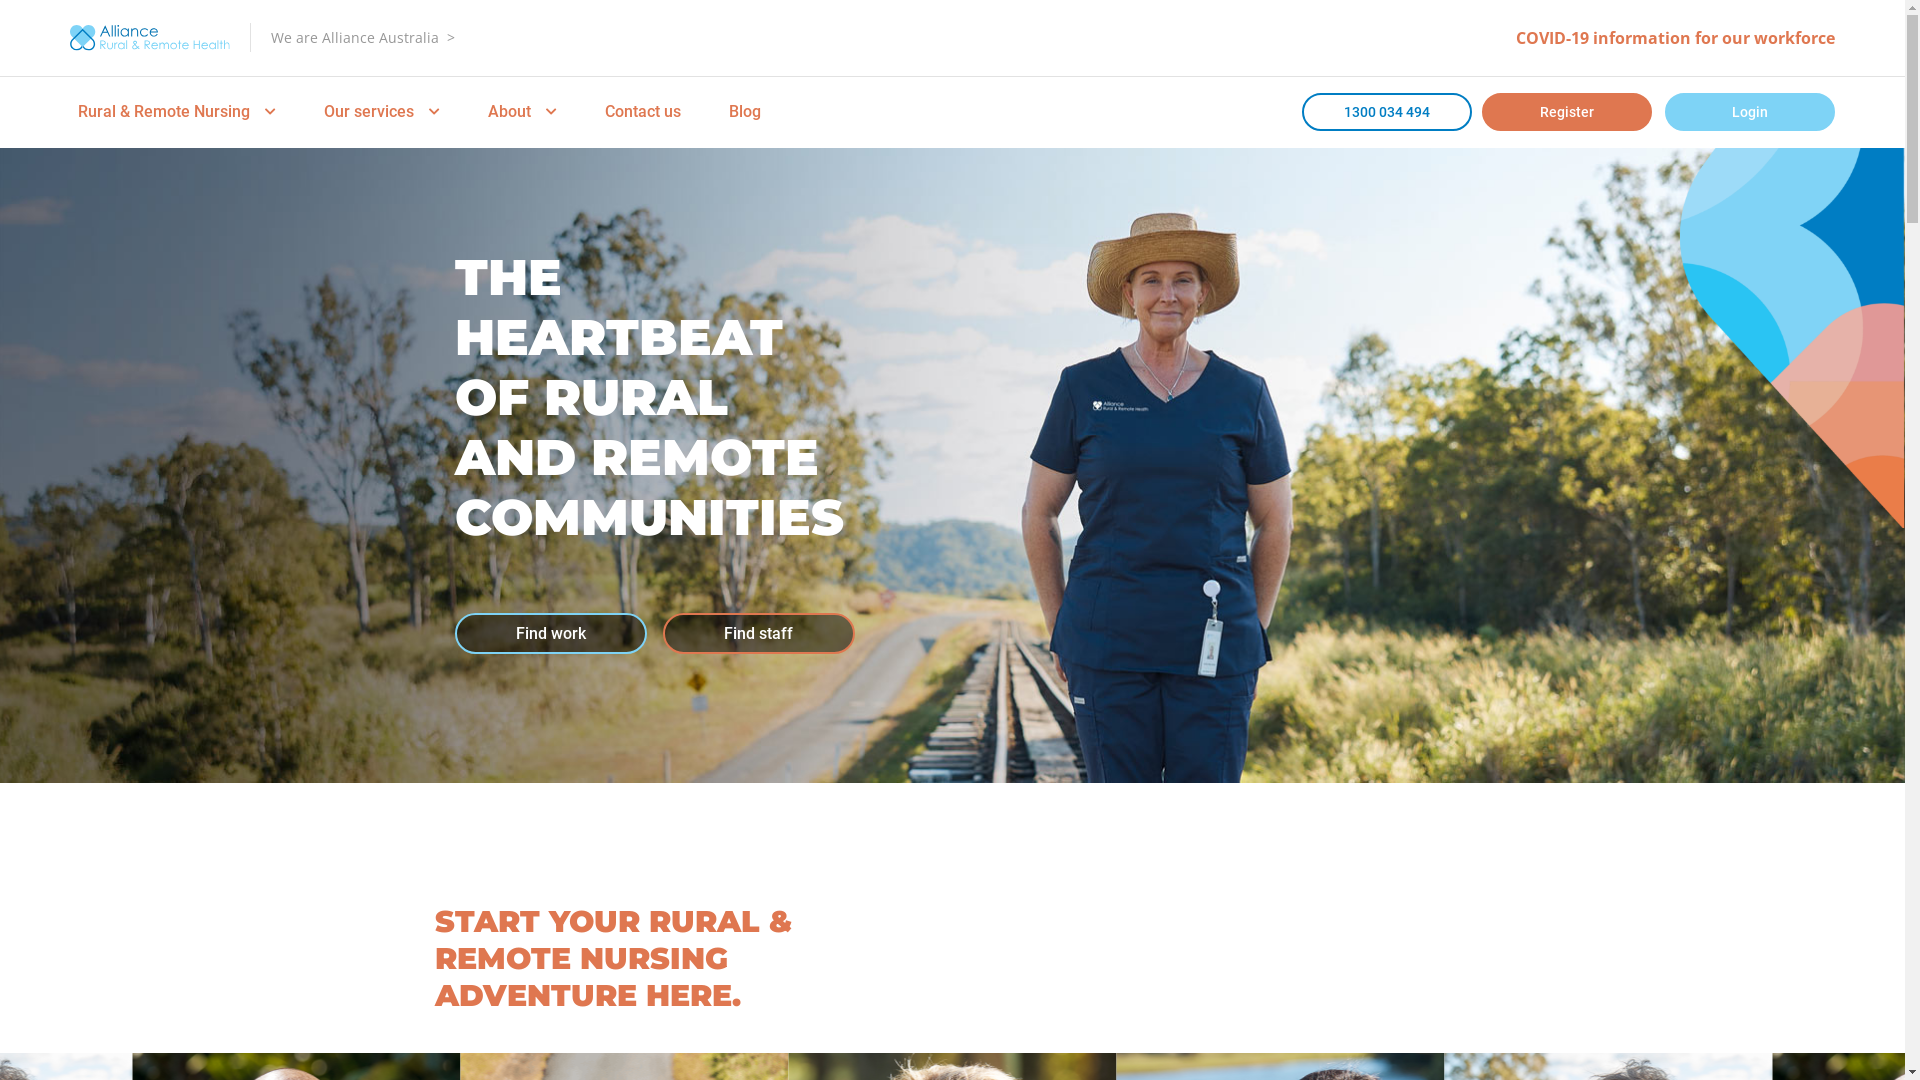  What do you see at coordinates (550, 633) in the screenshot?
I see `'Find work'` at bounding box center [550, 633].